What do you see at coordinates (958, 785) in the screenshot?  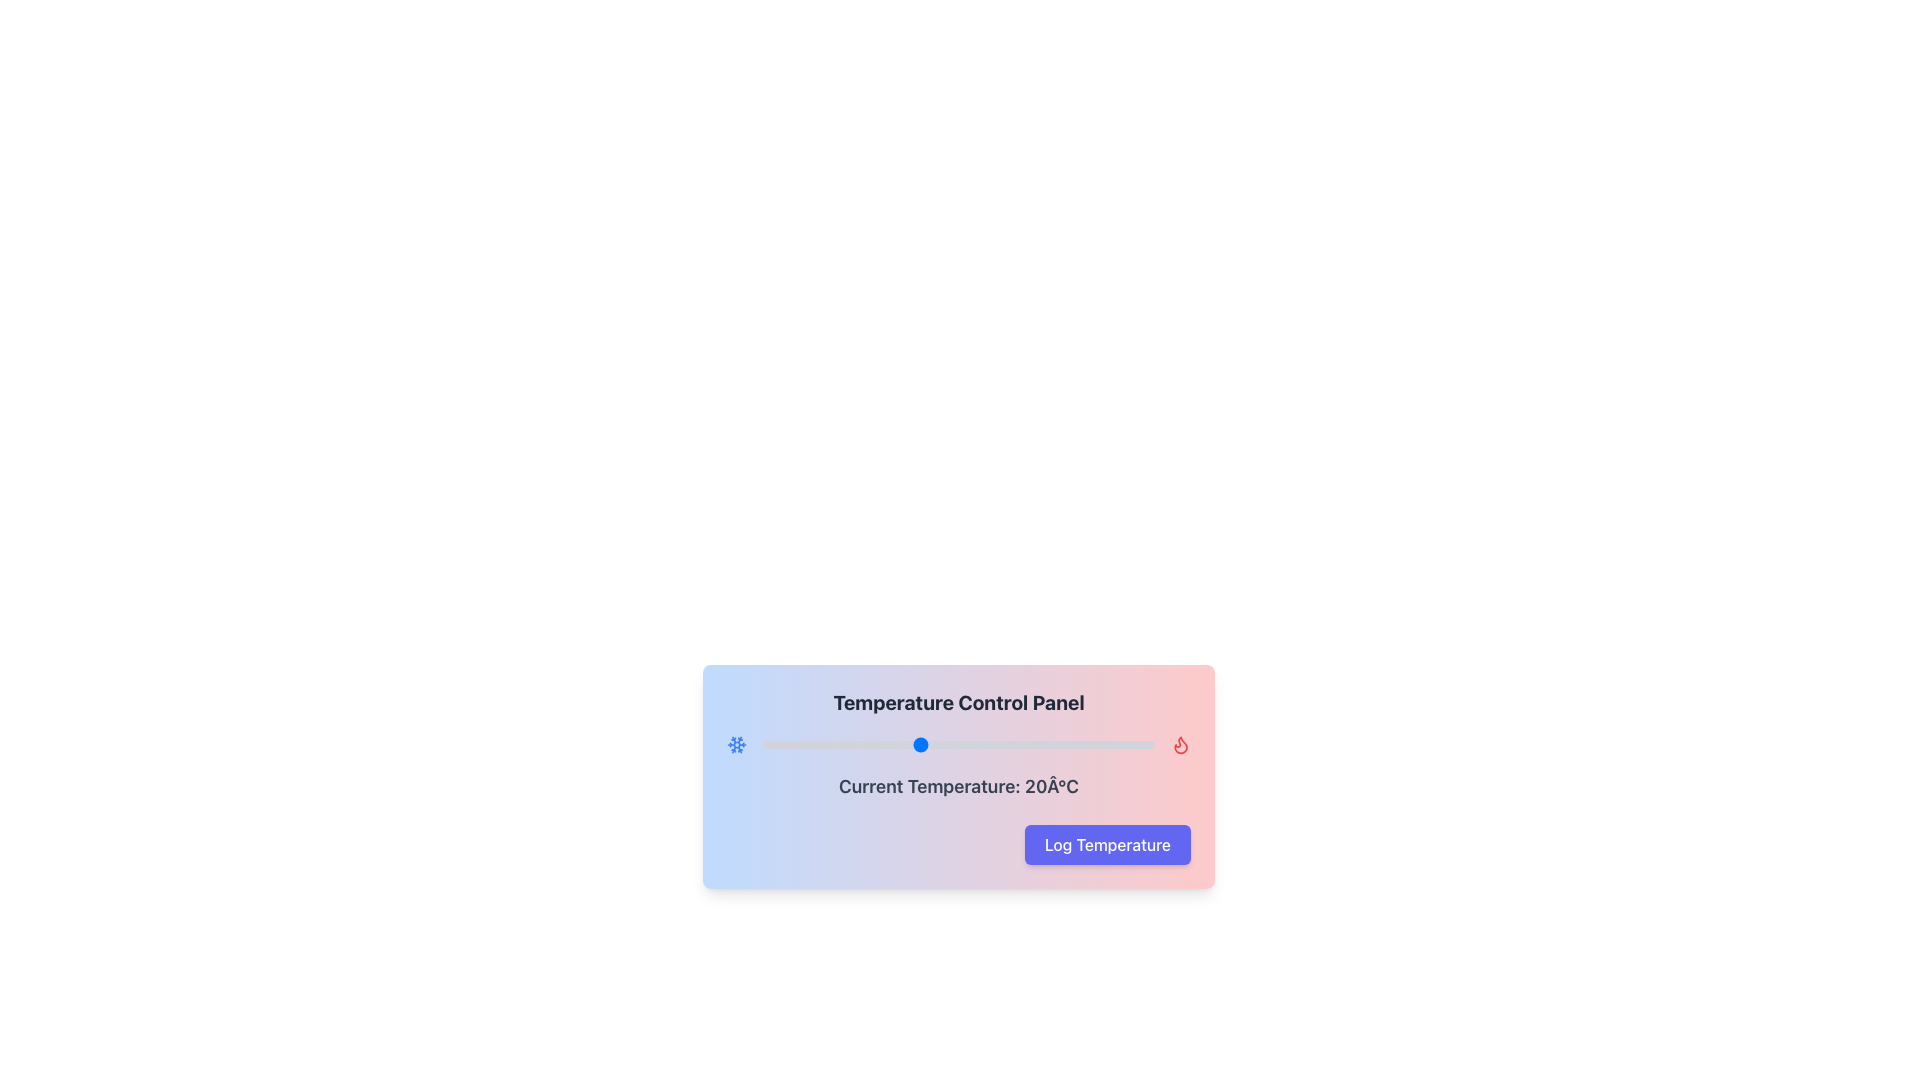 I see `the text label displaying 'Current Temperature: 20°C', which is centrally aligned in the 'Temperature Control Panel' and located above the 'Log Temperature' button` at bounding box center [958, 785].